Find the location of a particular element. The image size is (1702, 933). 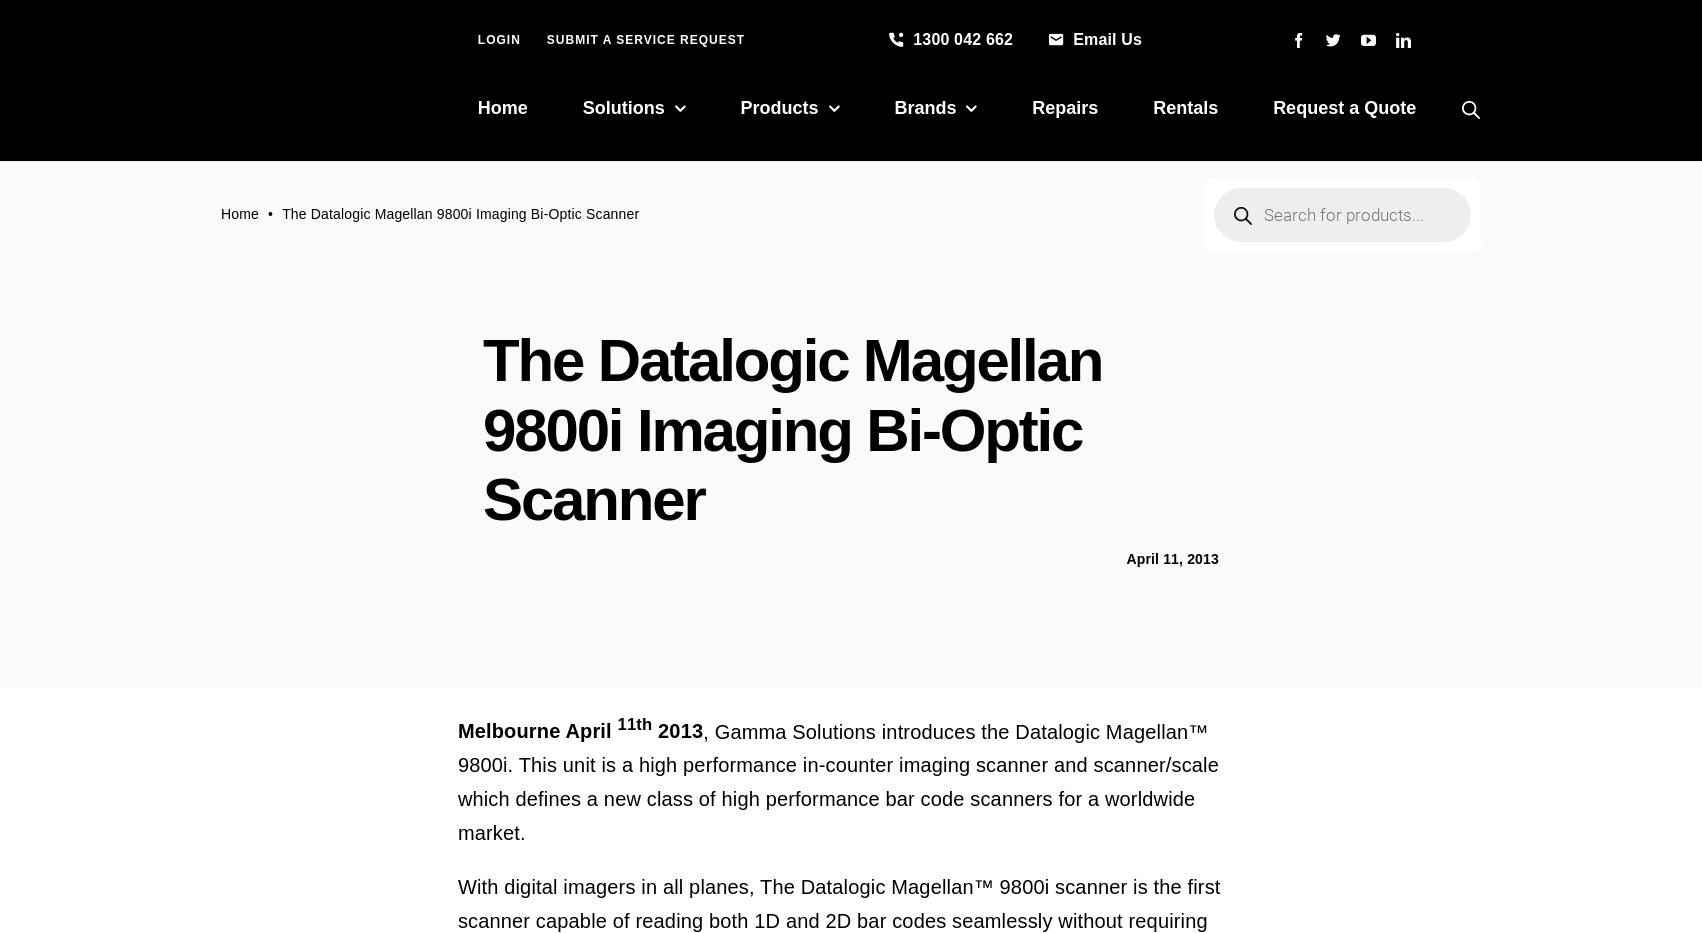

'Barcode Printers' is located at coordinates (813, 239).